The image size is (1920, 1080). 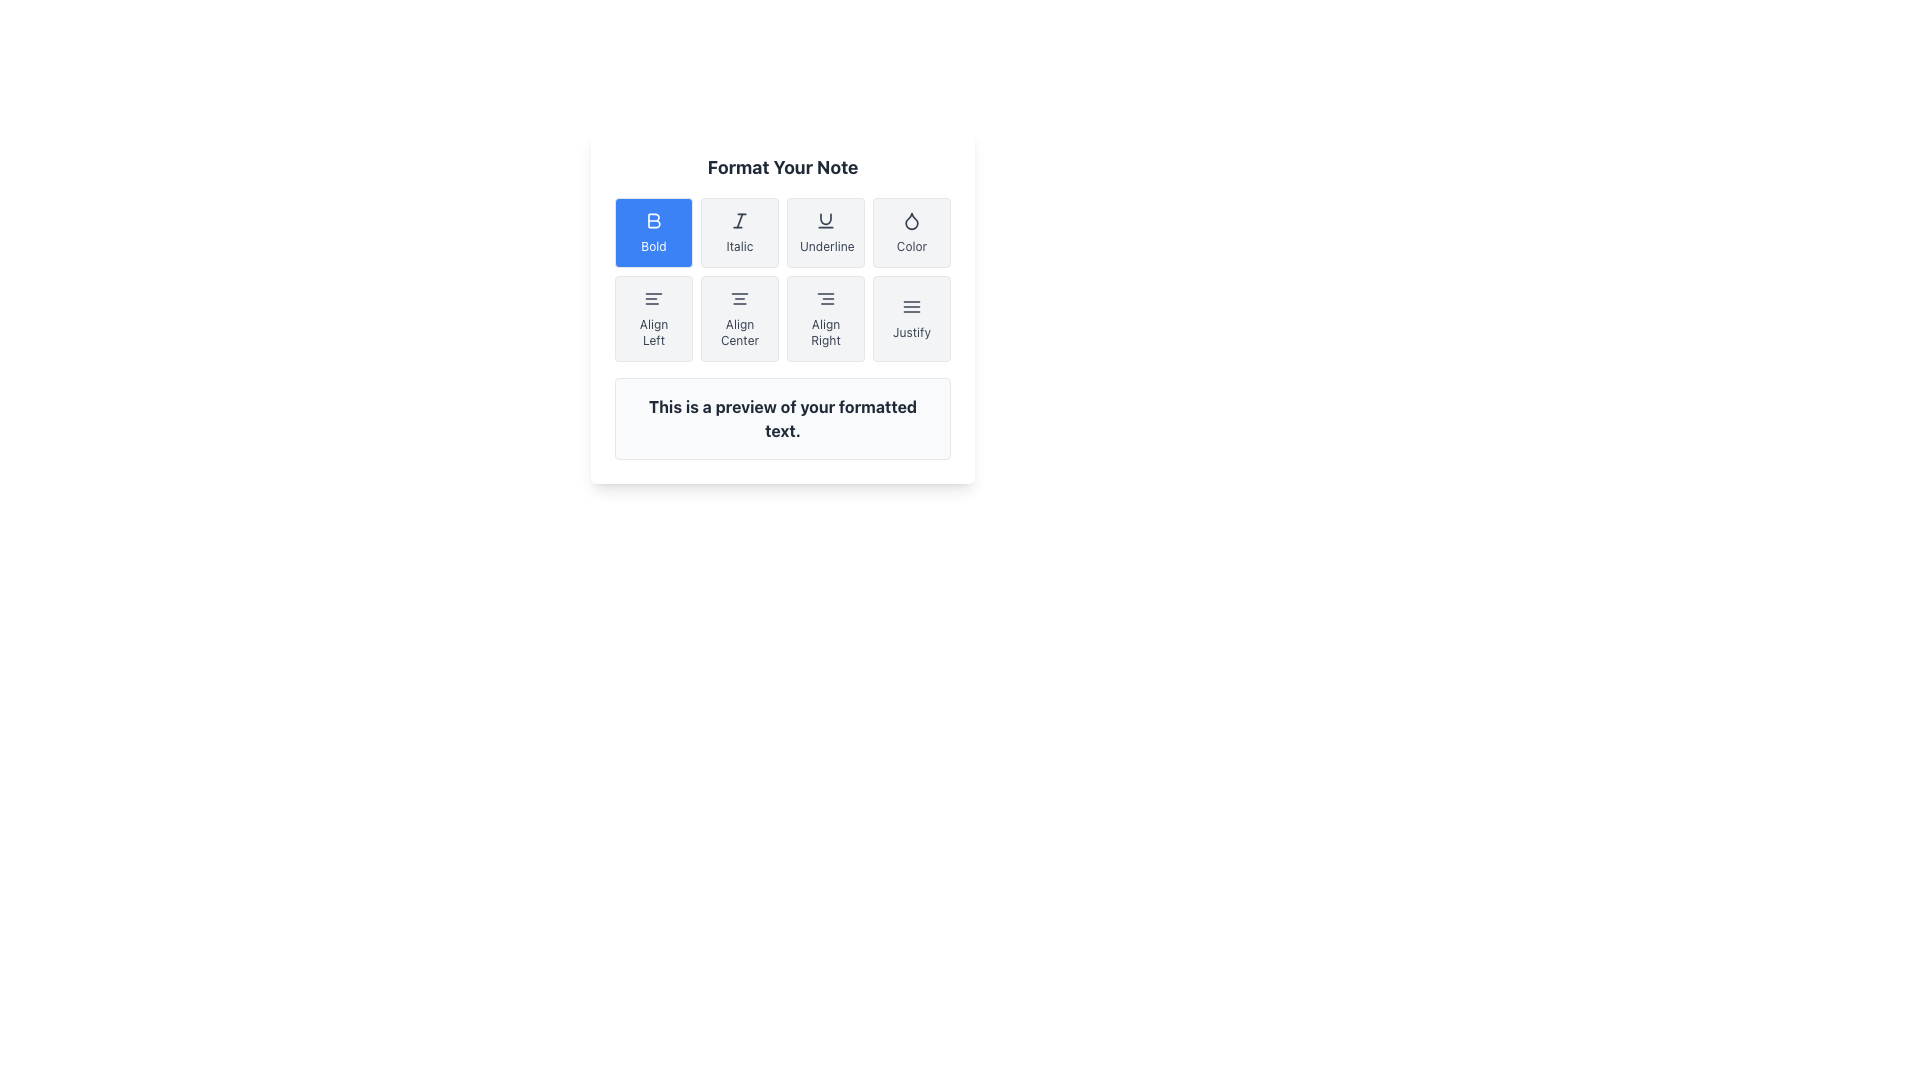 What do you see at coordinates (653, 318) in the screenshot?
I see `the left alignment button located in the third row, first column` at bounding box center [653, 318].